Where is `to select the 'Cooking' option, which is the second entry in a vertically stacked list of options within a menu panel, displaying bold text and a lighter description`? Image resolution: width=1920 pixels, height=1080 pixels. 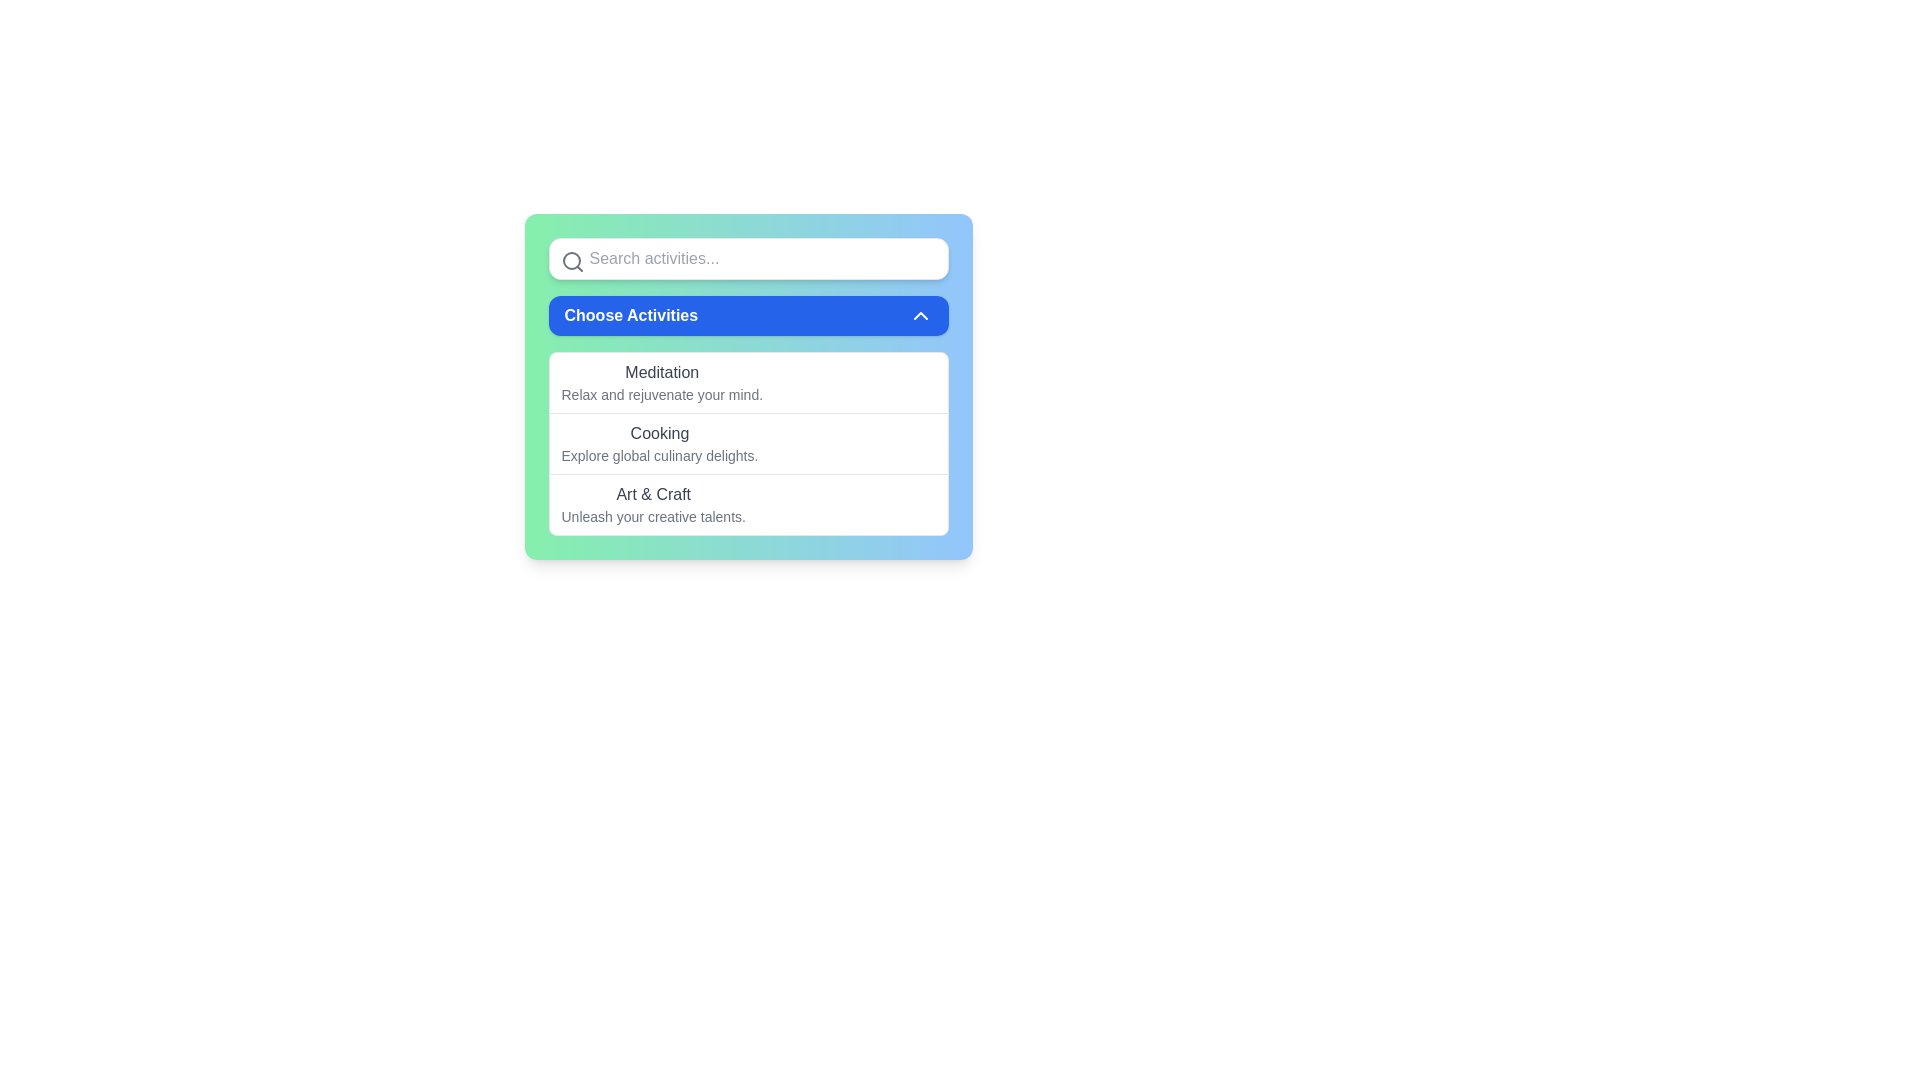
to select the 'Cooking' option, which is the second entry in a vertically stacked list of options within a menu panel, displaying bold text and a lighter description is located at coordinates (747, 442).